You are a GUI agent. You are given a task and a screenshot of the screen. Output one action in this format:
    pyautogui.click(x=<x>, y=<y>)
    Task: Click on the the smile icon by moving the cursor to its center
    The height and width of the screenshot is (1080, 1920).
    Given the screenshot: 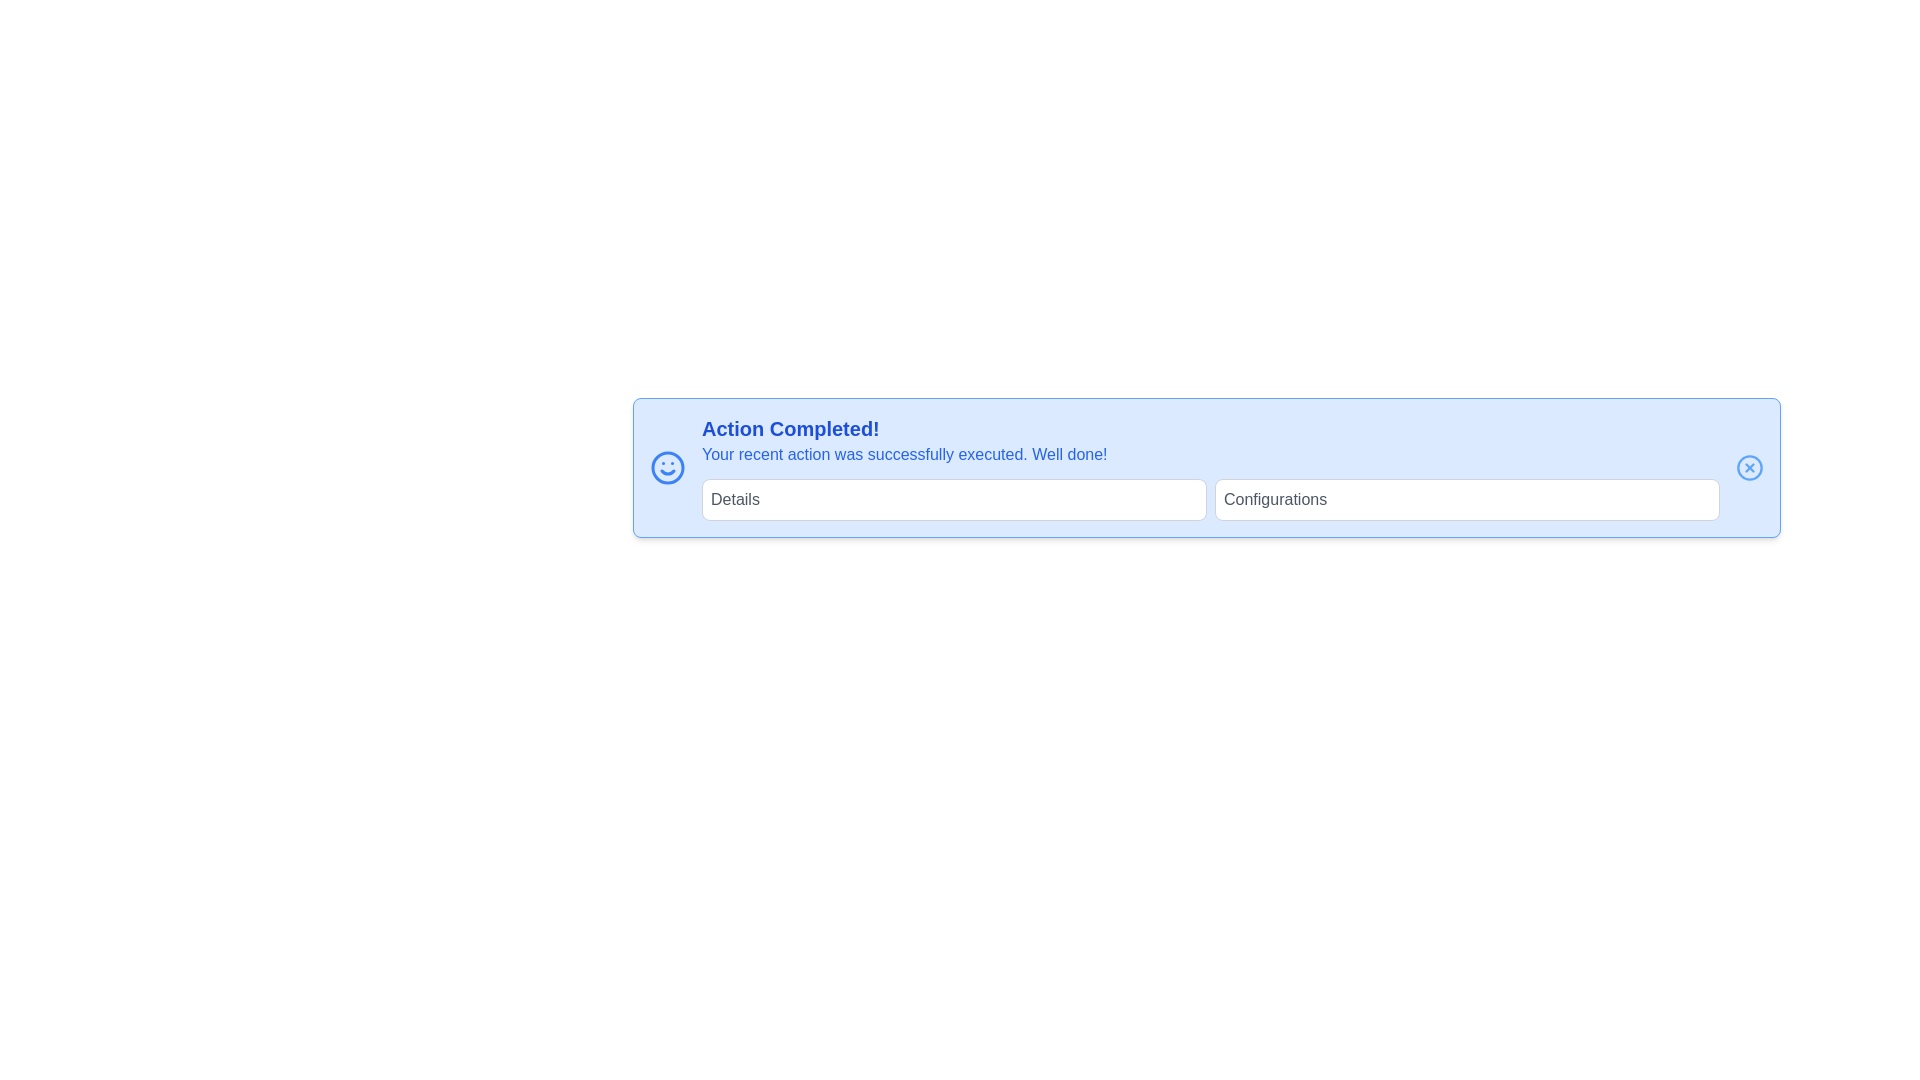 What is the action you would take?
    pyautogui.click(x=667, y=467)
    